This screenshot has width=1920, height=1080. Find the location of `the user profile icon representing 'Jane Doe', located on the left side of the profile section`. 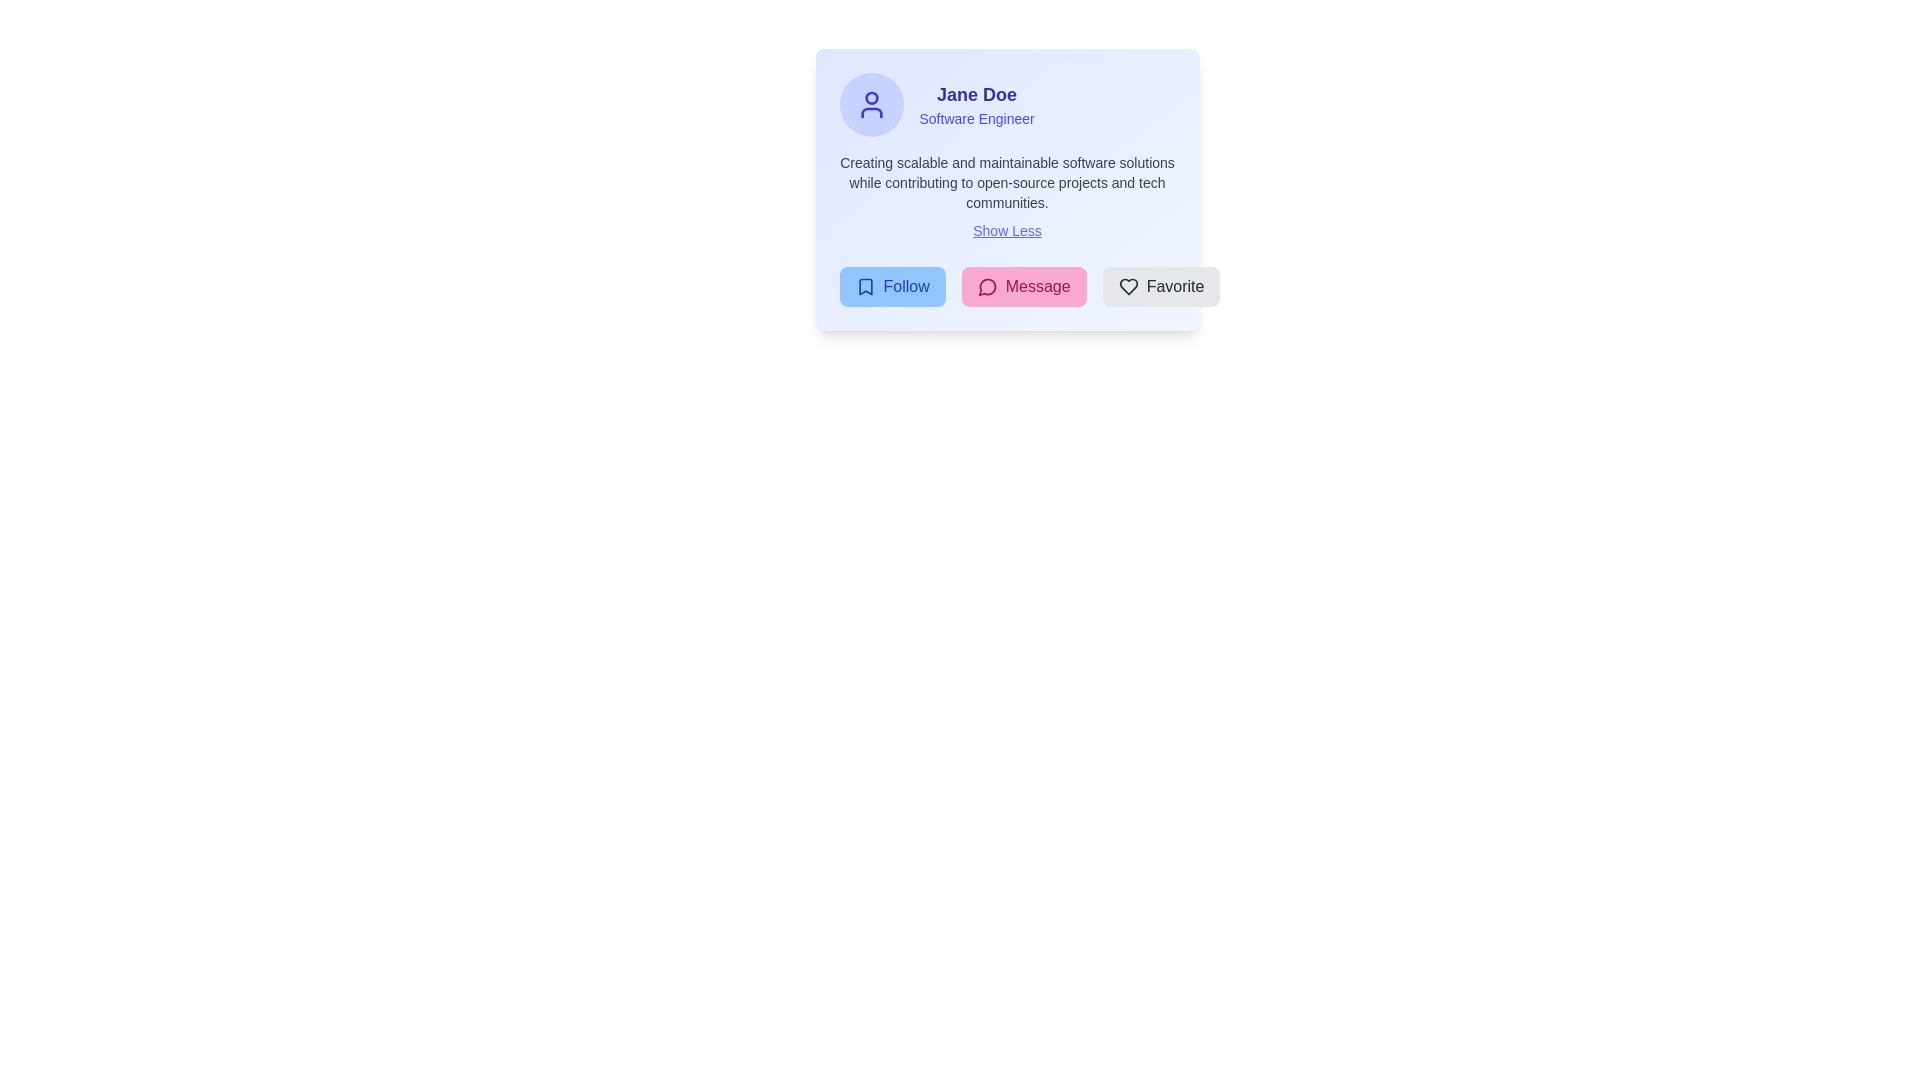

the user profile icon representing 'Jane Doe', located on the left side of the profile section is located at coordinates (871, 104).